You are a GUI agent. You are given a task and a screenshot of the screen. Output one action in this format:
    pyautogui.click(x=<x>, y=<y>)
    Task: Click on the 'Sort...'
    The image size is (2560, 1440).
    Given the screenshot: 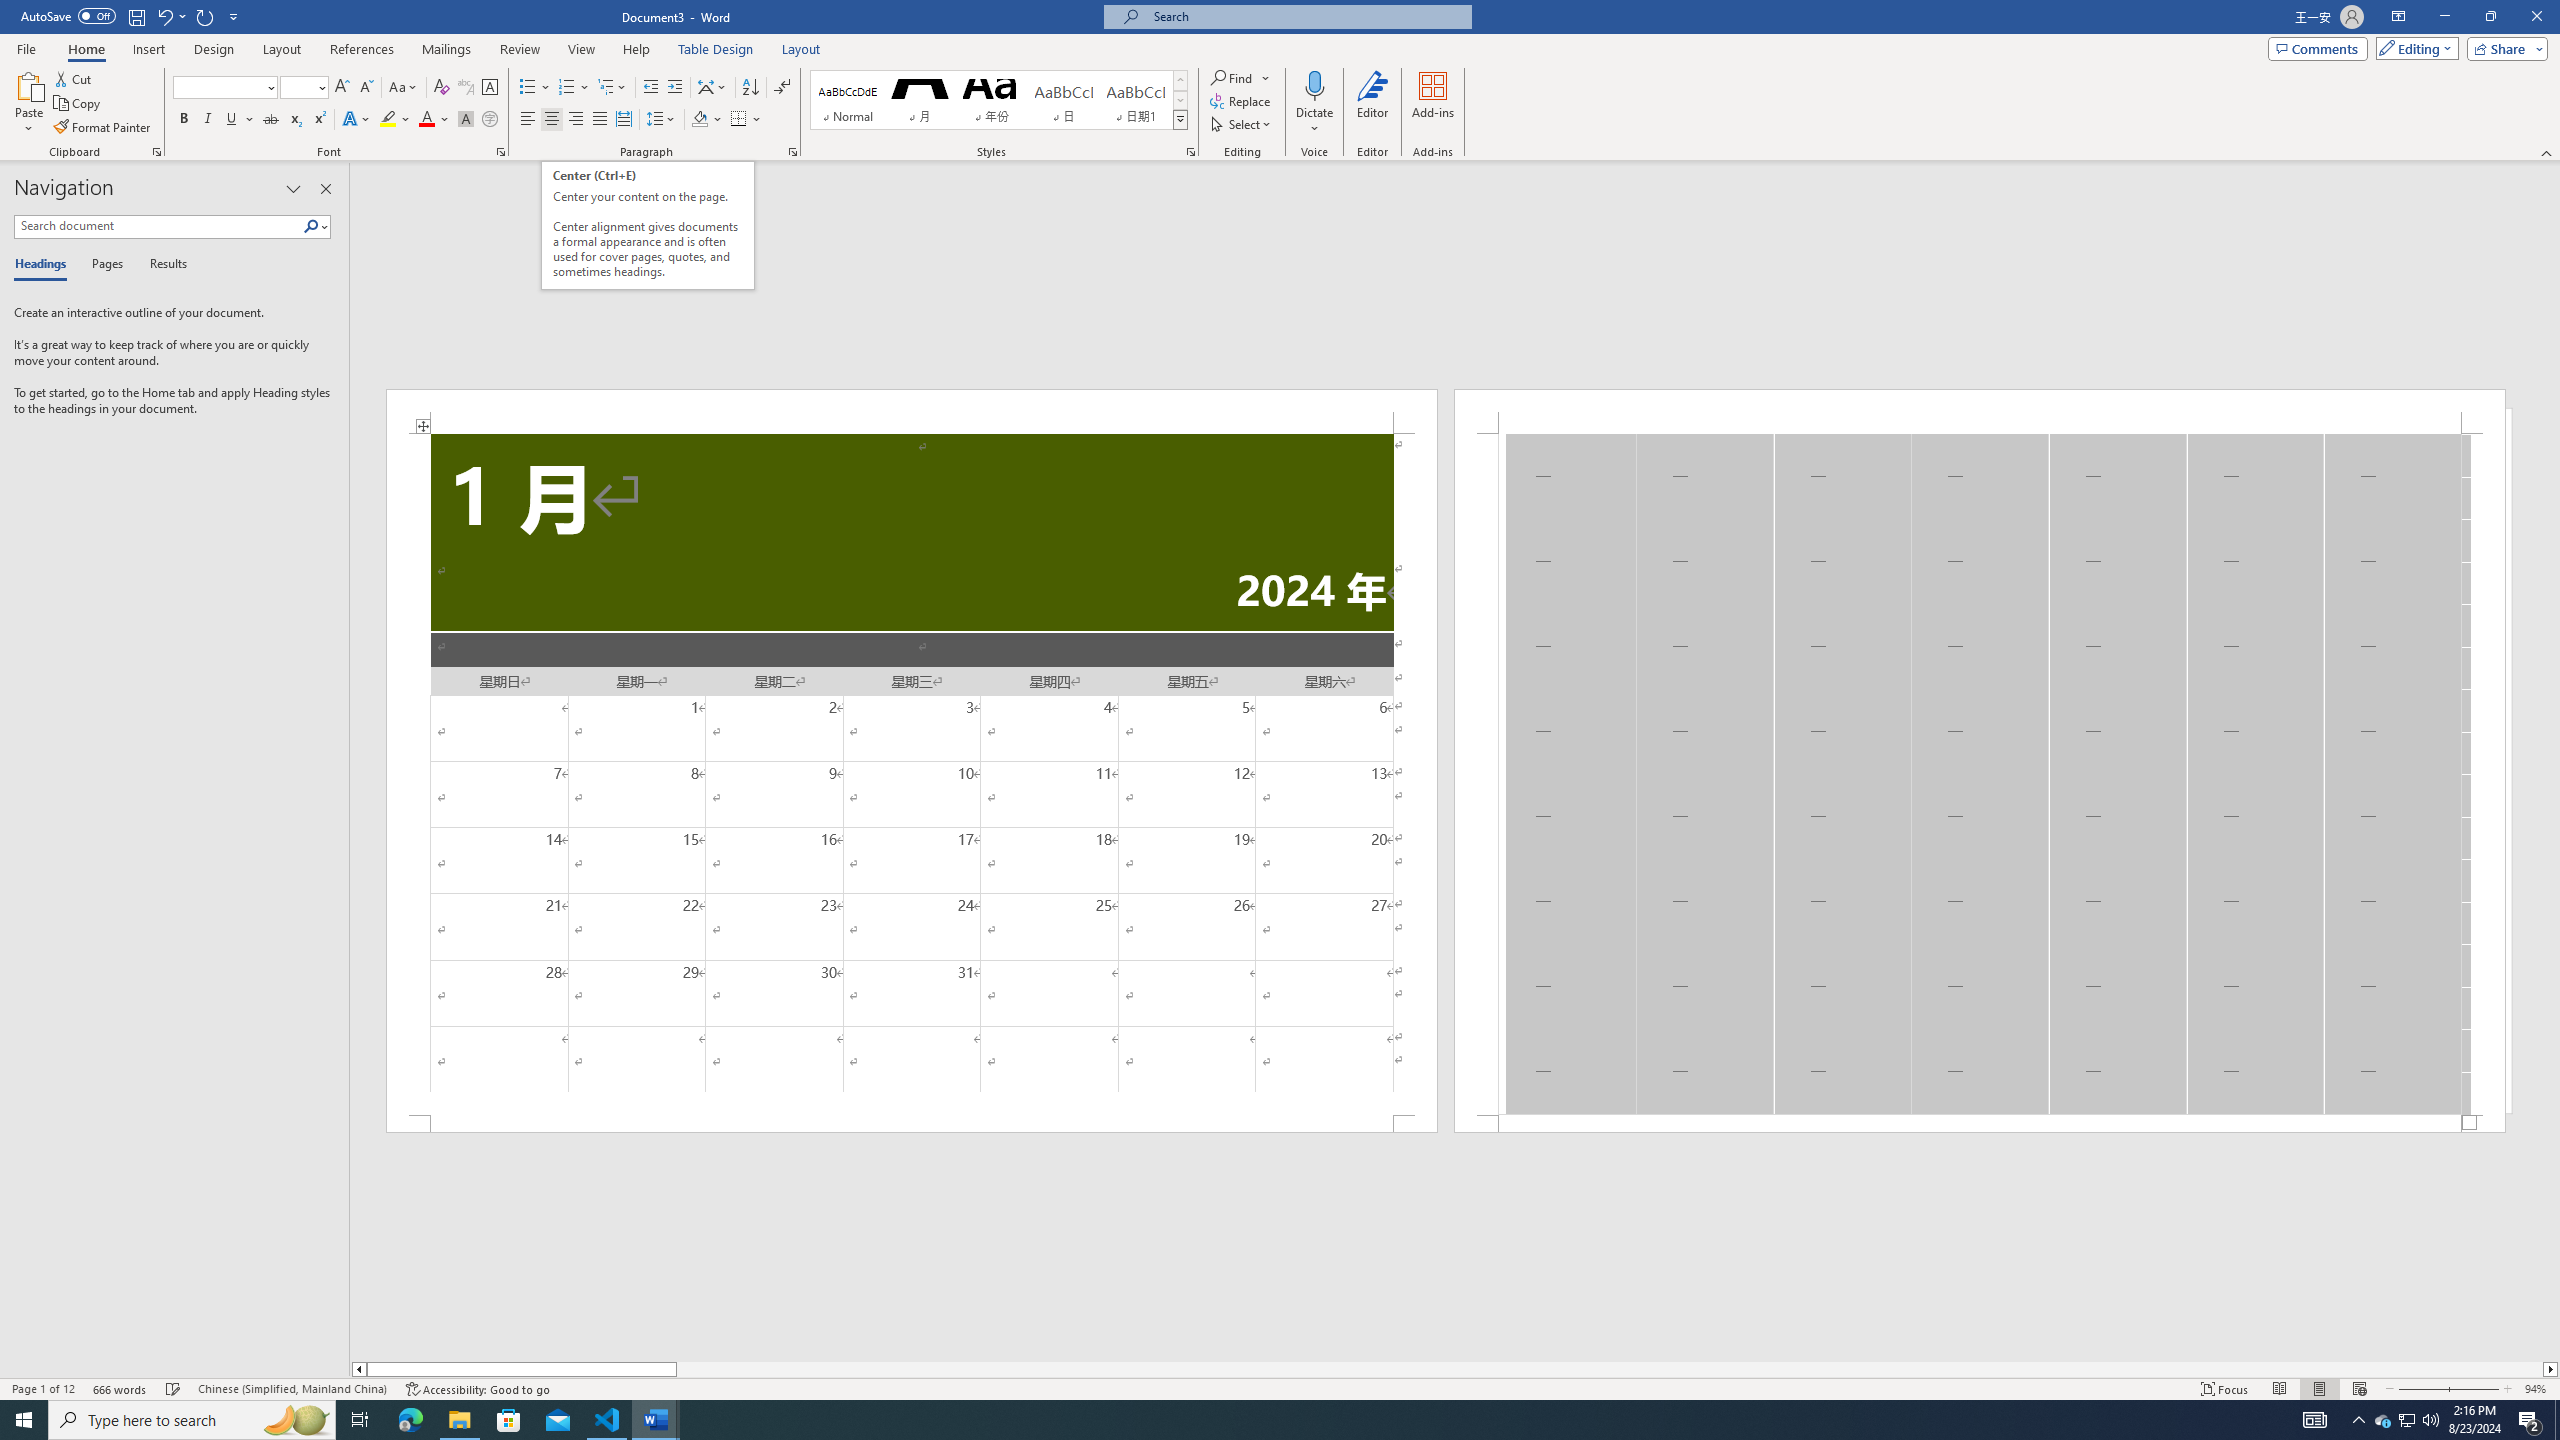 What is the action you would take?
    pyautogui.click(x=750, y=87)
    